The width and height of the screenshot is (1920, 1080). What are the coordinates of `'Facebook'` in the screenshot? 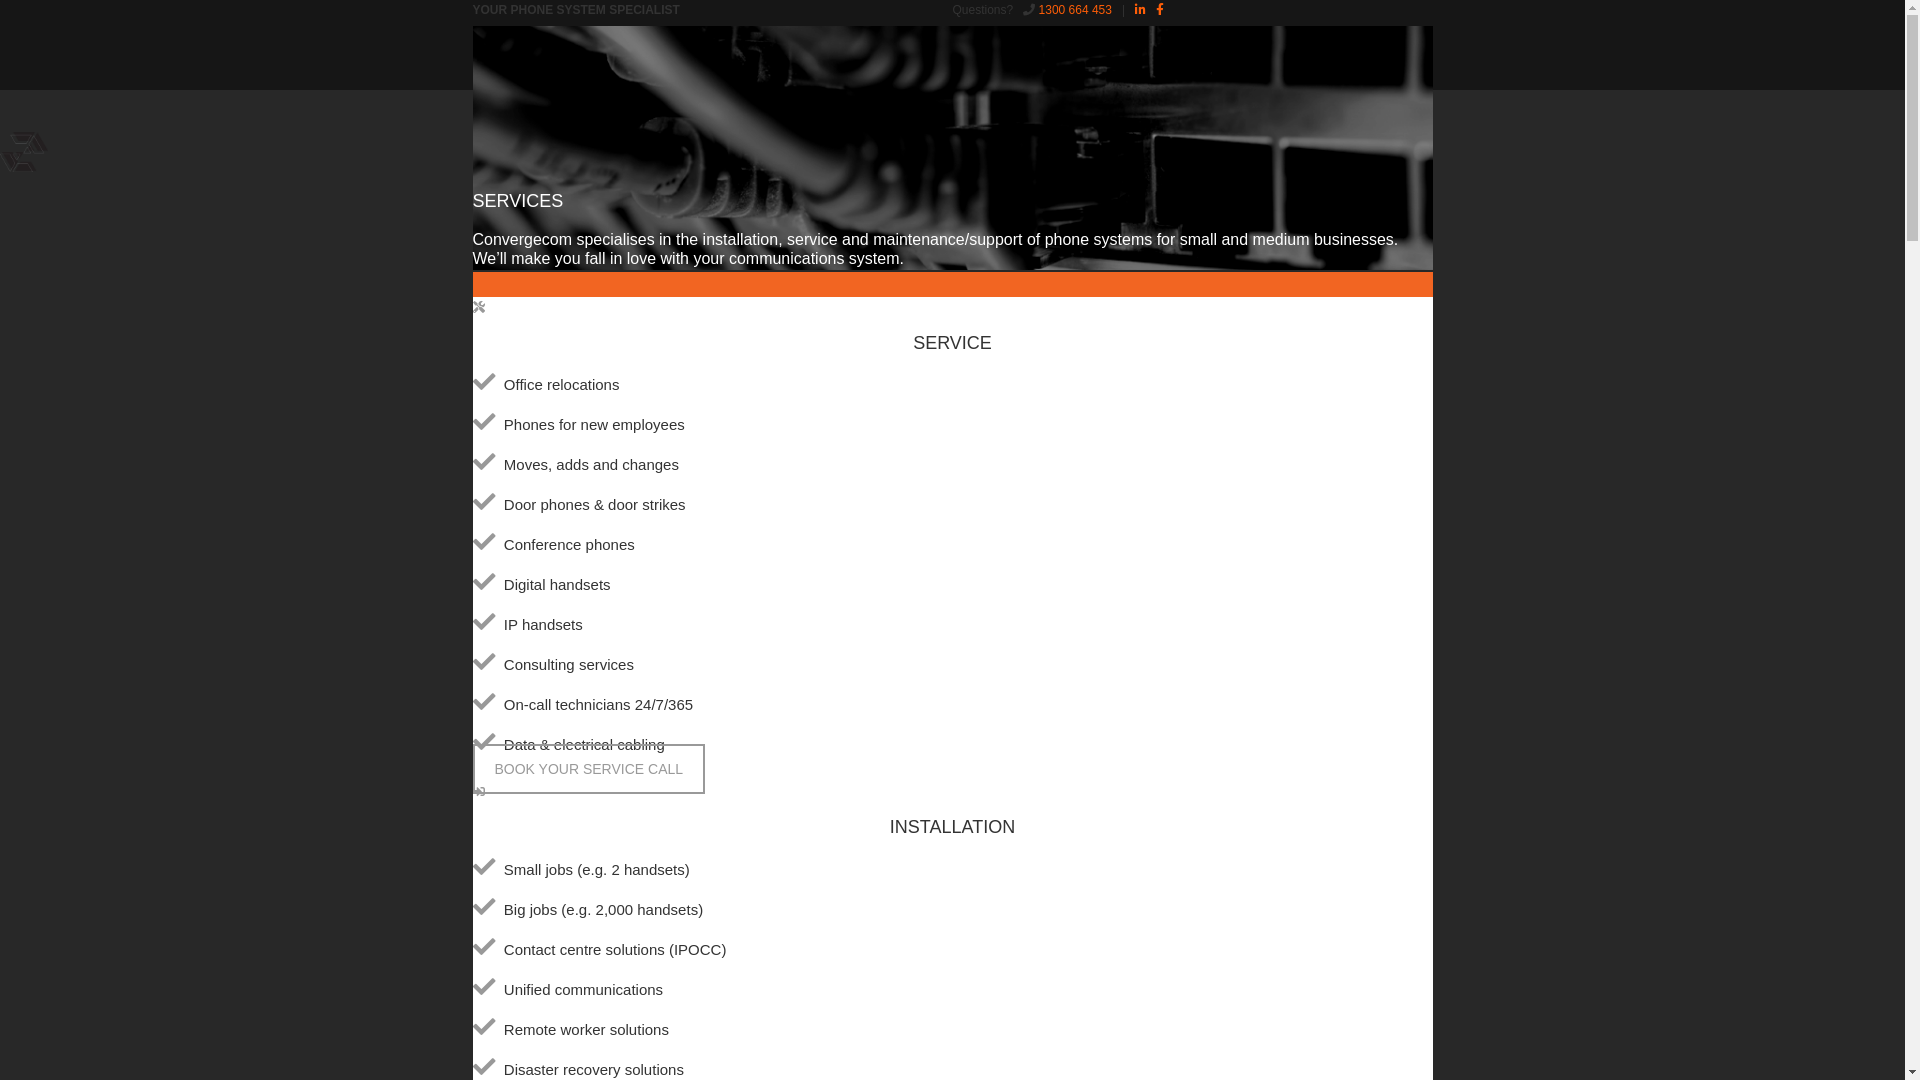 It's located at (1160, 10).